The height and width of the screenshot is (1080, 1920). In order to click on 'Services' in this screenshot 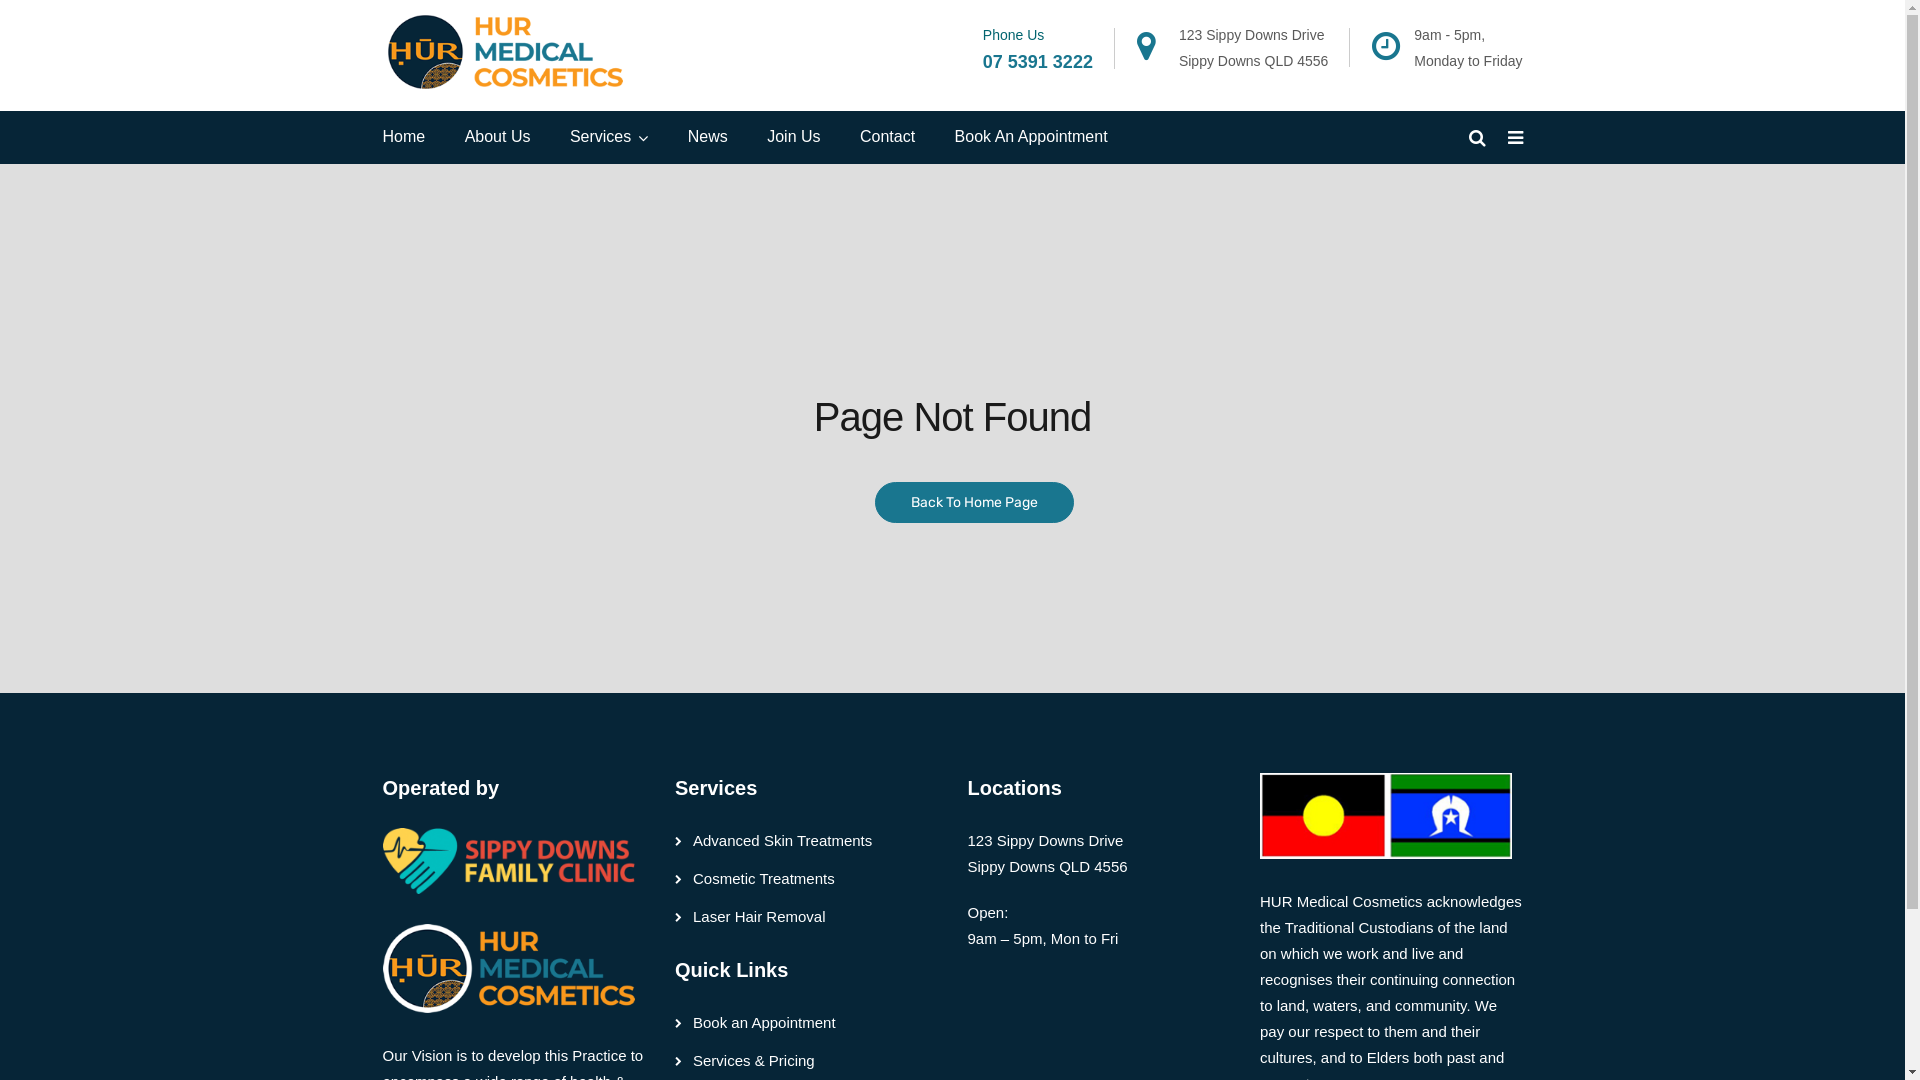, I will do `click(569, 136)`.